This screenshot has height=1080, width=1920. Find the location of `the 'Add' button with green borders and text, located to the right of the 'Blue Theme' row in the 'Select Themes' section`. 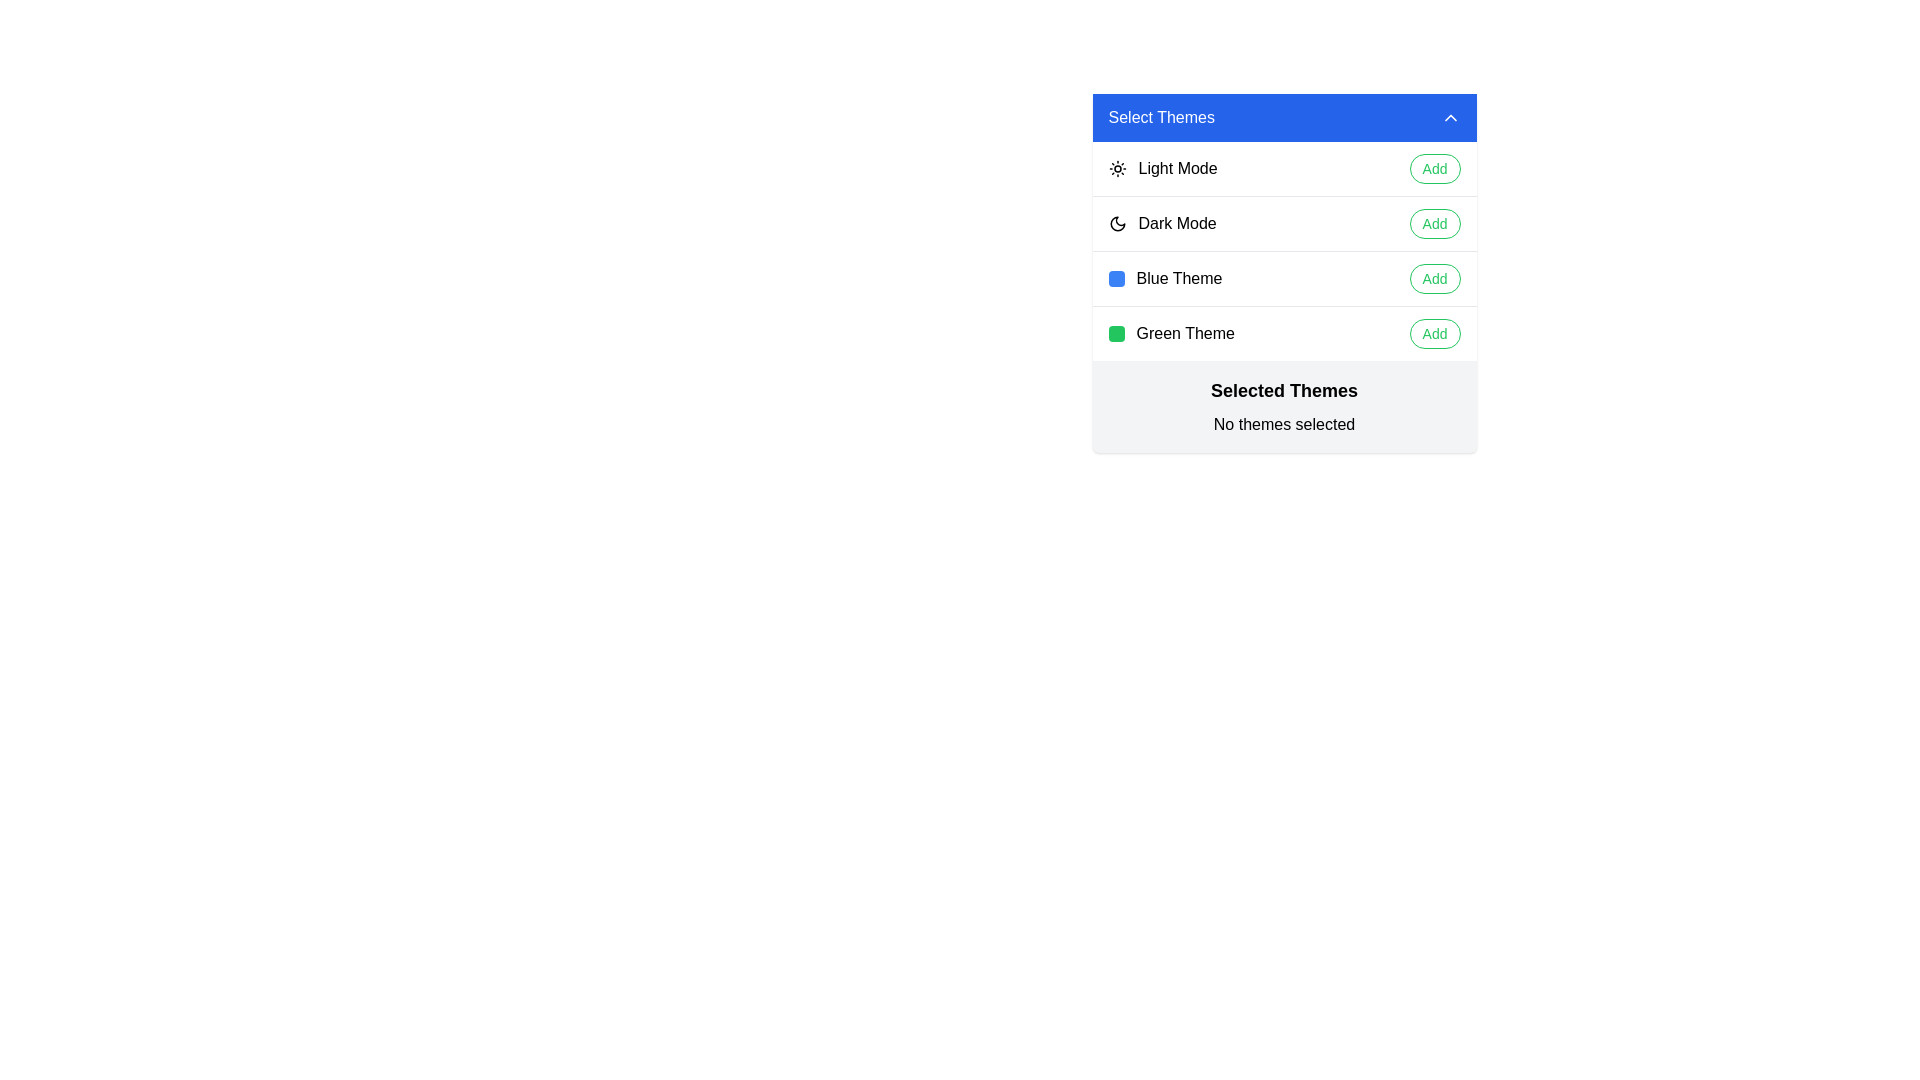

the 'Add' button with green borders and text, located to the right of the 'Blue Theme' row in the 'Select Themes' section is located at coordinates (1434, 278).